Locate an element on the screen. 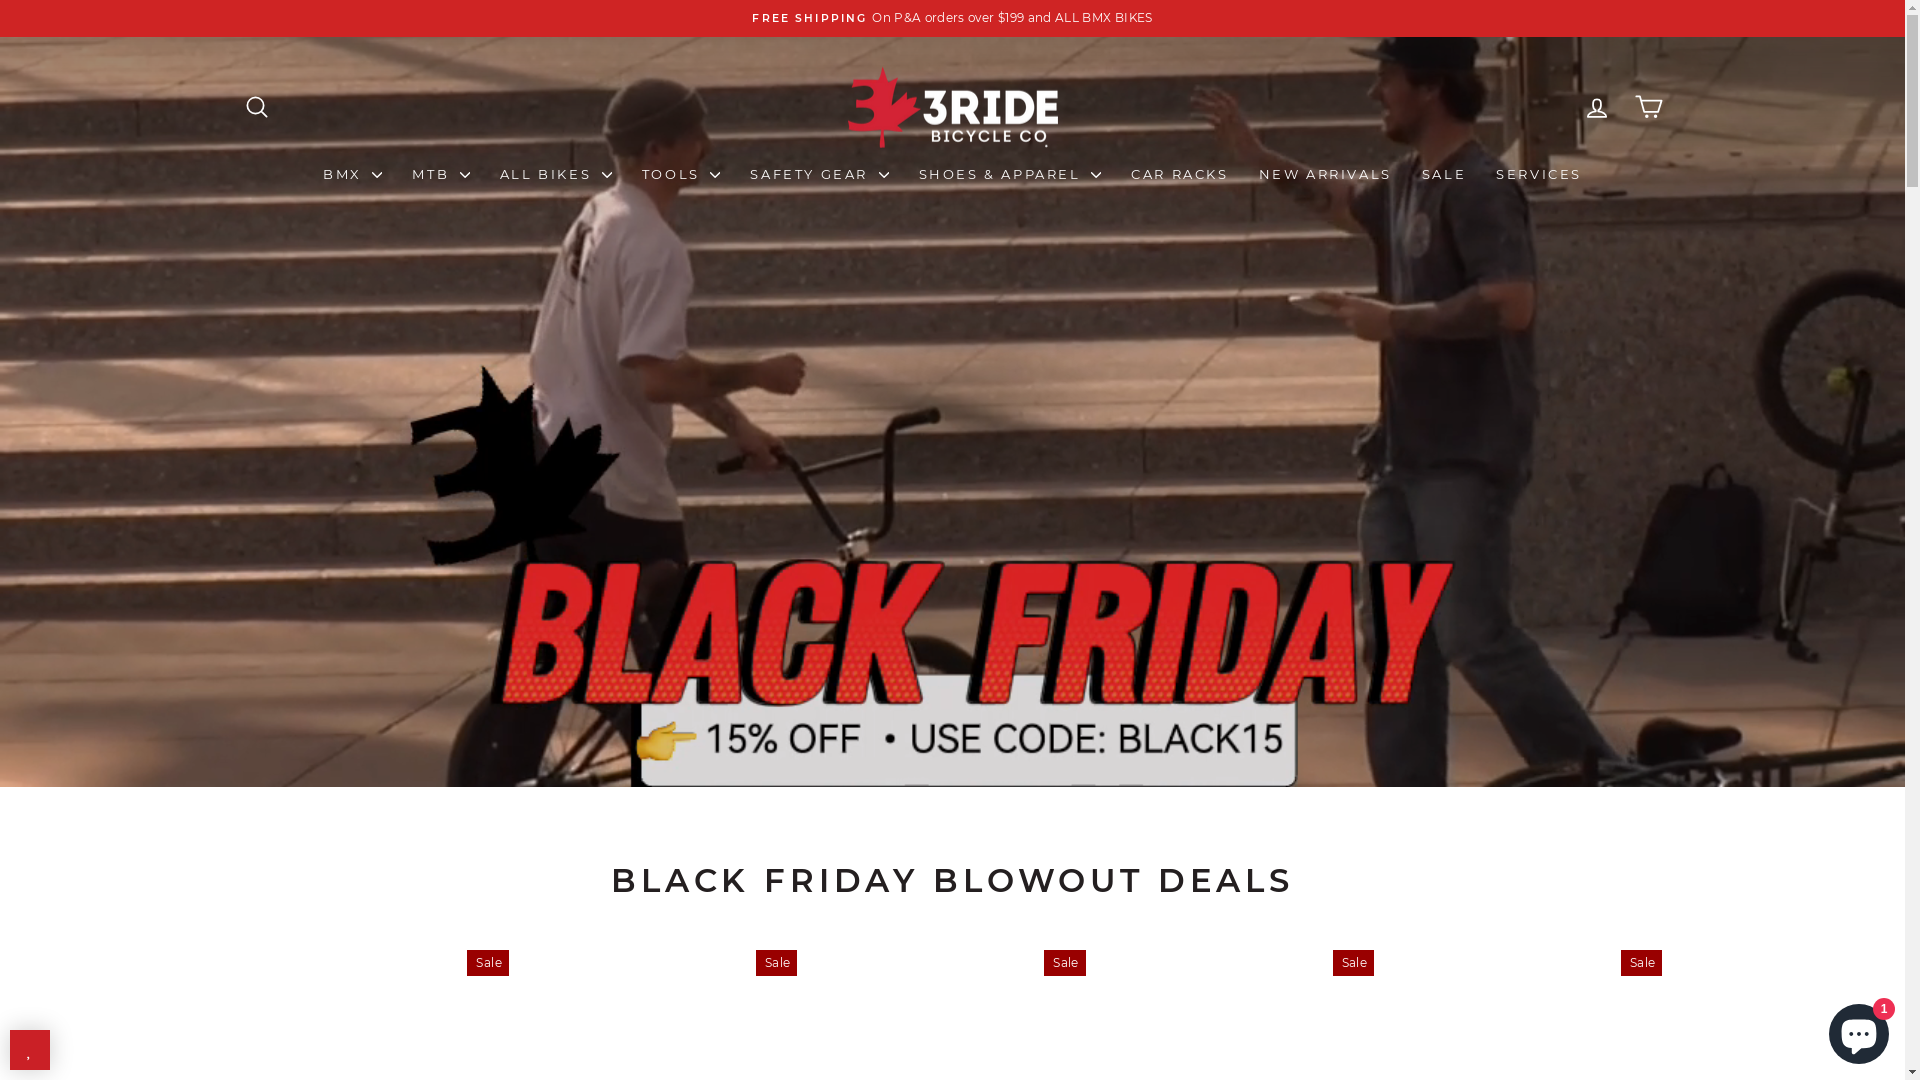  'CART' is located at coordinates (1647, 106).